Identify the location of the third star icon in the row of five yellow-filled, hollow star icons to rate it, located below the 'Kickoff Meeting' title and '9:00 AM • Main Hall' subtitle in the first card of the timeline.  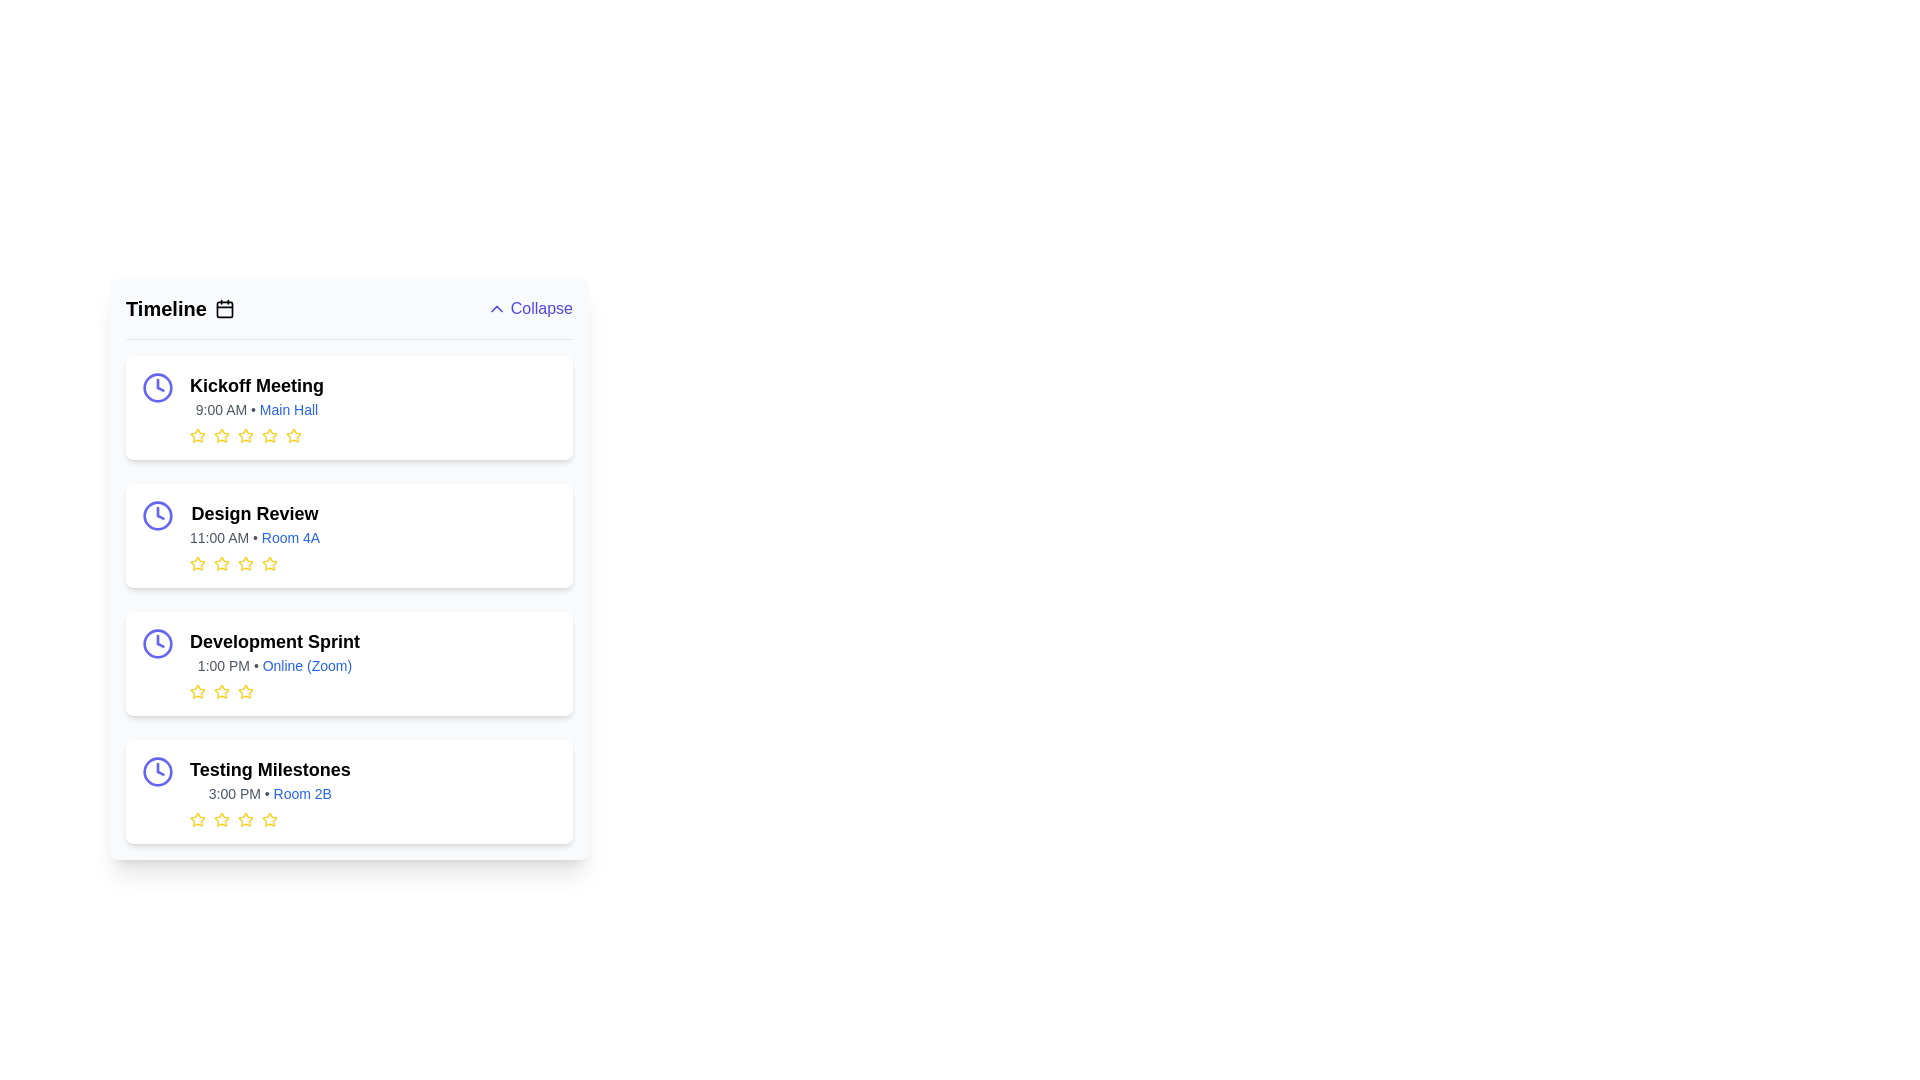
(256, 434).